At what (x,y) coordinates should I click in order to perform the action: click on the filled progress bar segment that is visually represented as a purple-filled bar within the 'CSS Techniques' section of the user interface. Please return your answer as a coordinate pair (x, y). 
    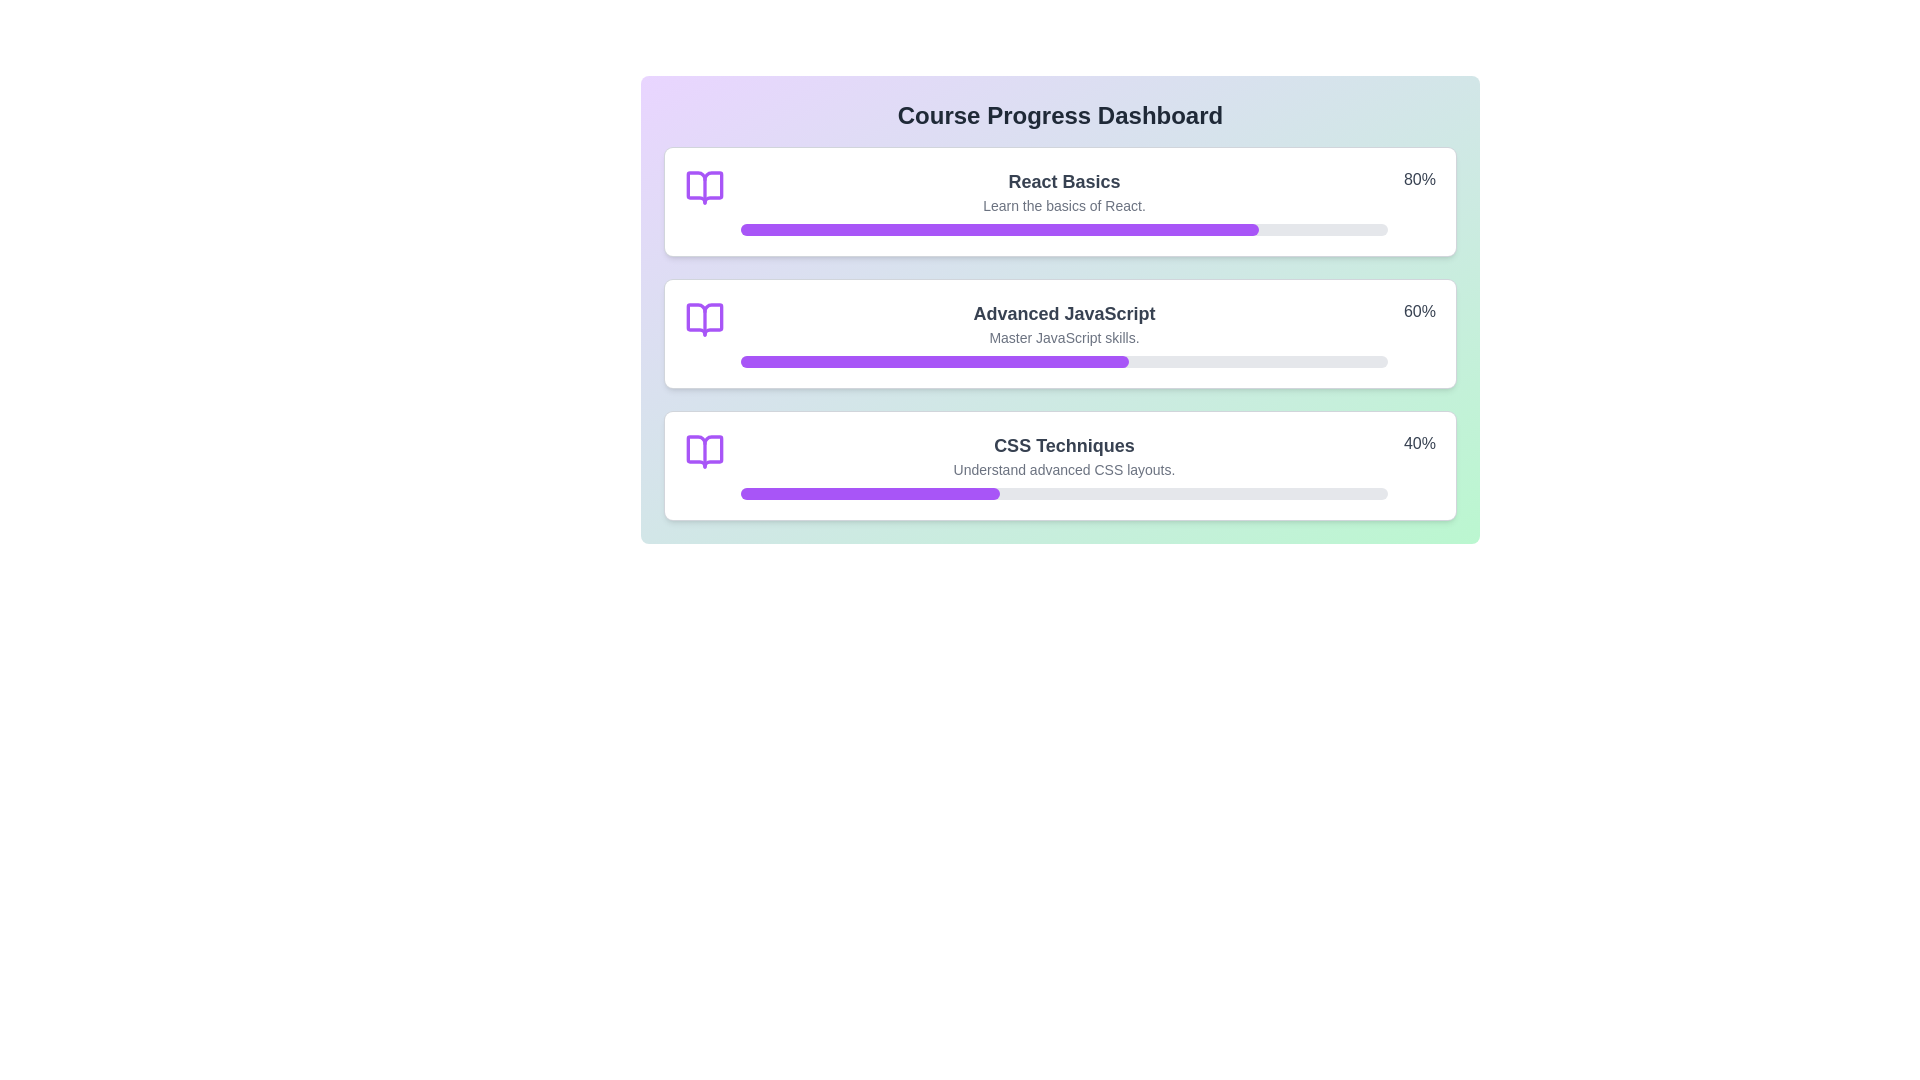
    Looking at the image, I should click on (870, 493).